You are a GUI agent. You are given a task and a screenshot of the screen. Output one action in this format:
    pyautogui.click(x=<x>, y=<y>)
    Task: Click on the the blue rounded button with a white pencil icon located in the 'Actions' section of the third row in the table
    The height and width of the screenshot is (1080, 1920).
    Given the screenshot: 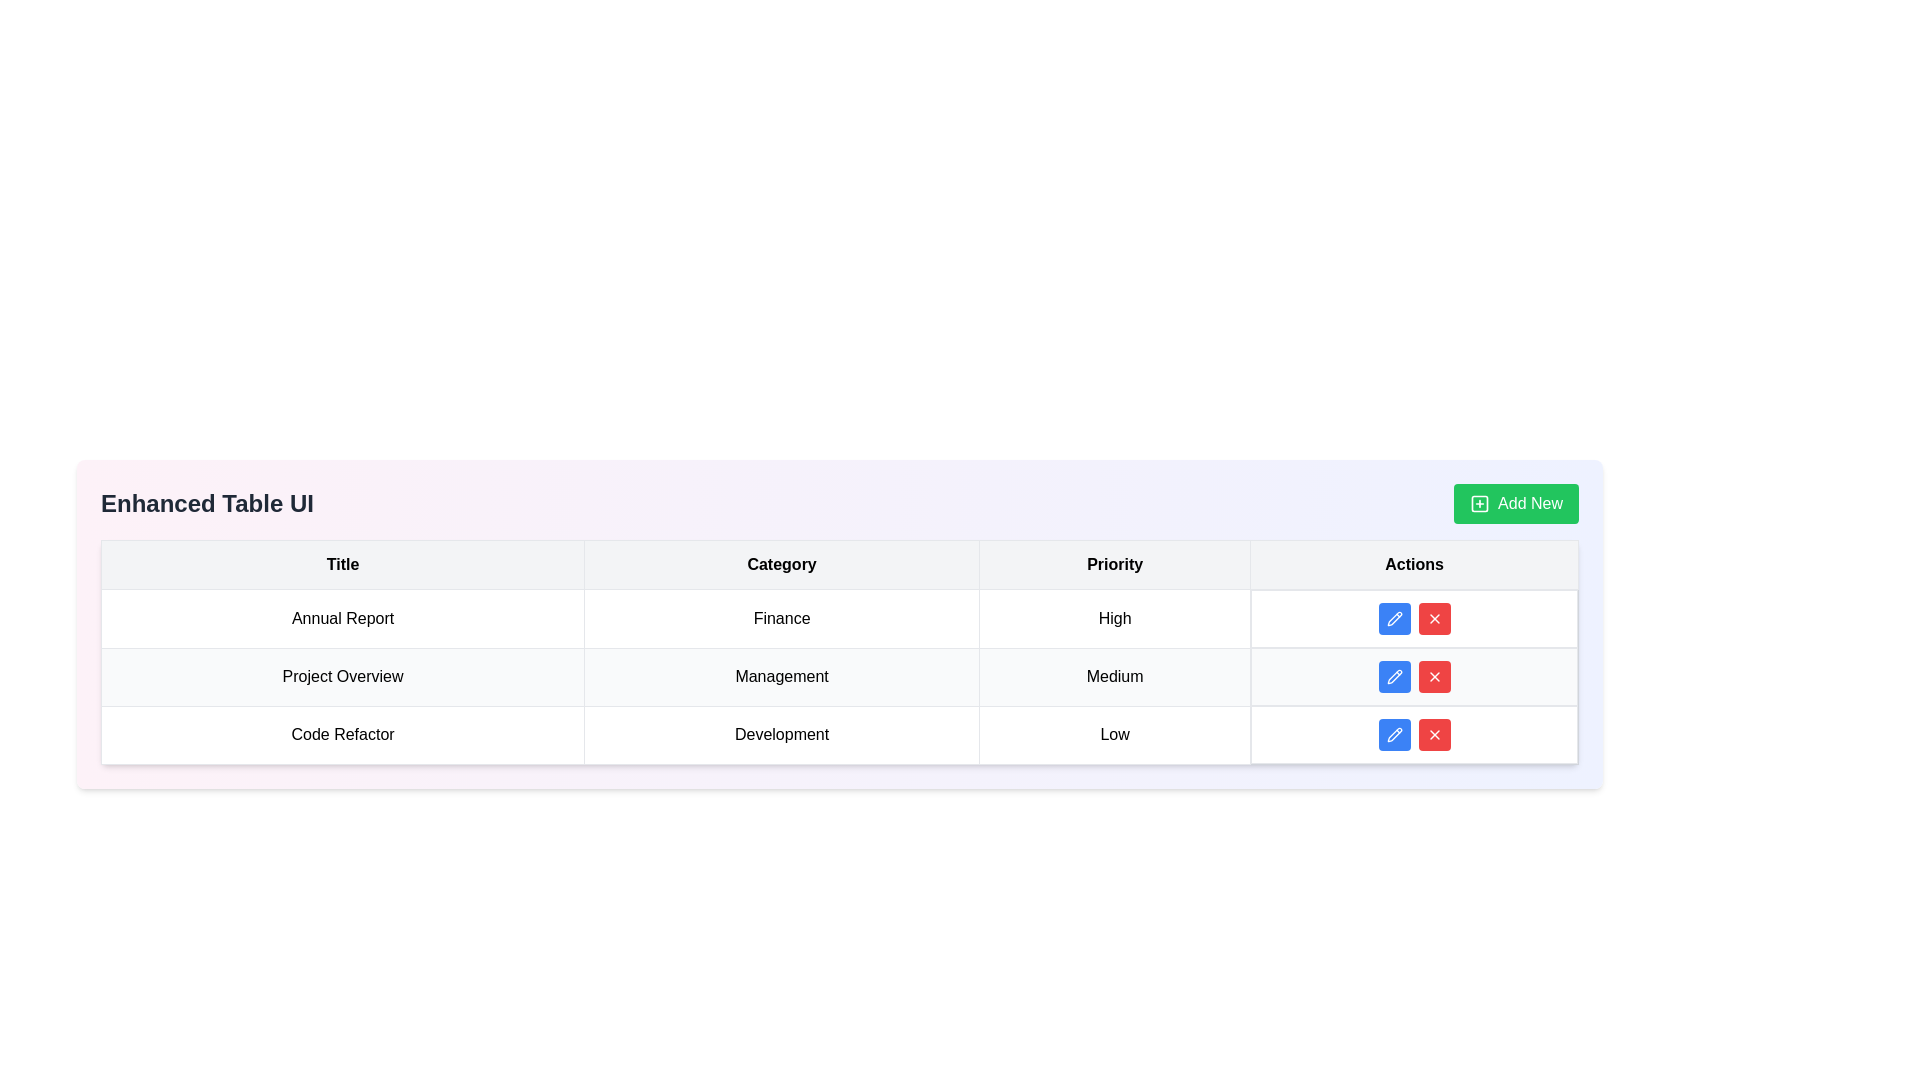 What is the action you would take?
    pyautogui.click(x=1393, y=735)
    